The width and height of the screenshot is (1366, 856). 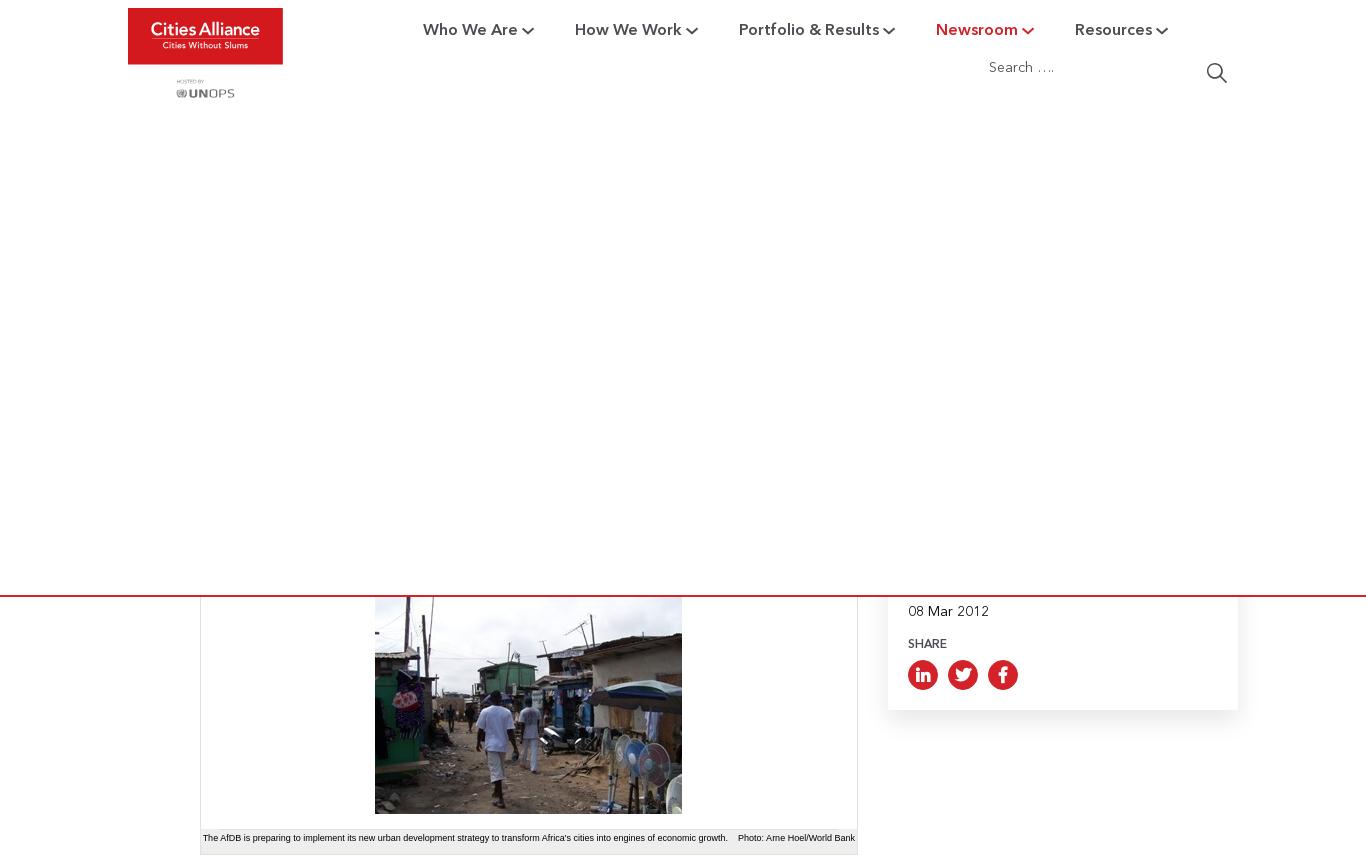 I want to click on 'Cities and Migration', so click(x=593, y=415).